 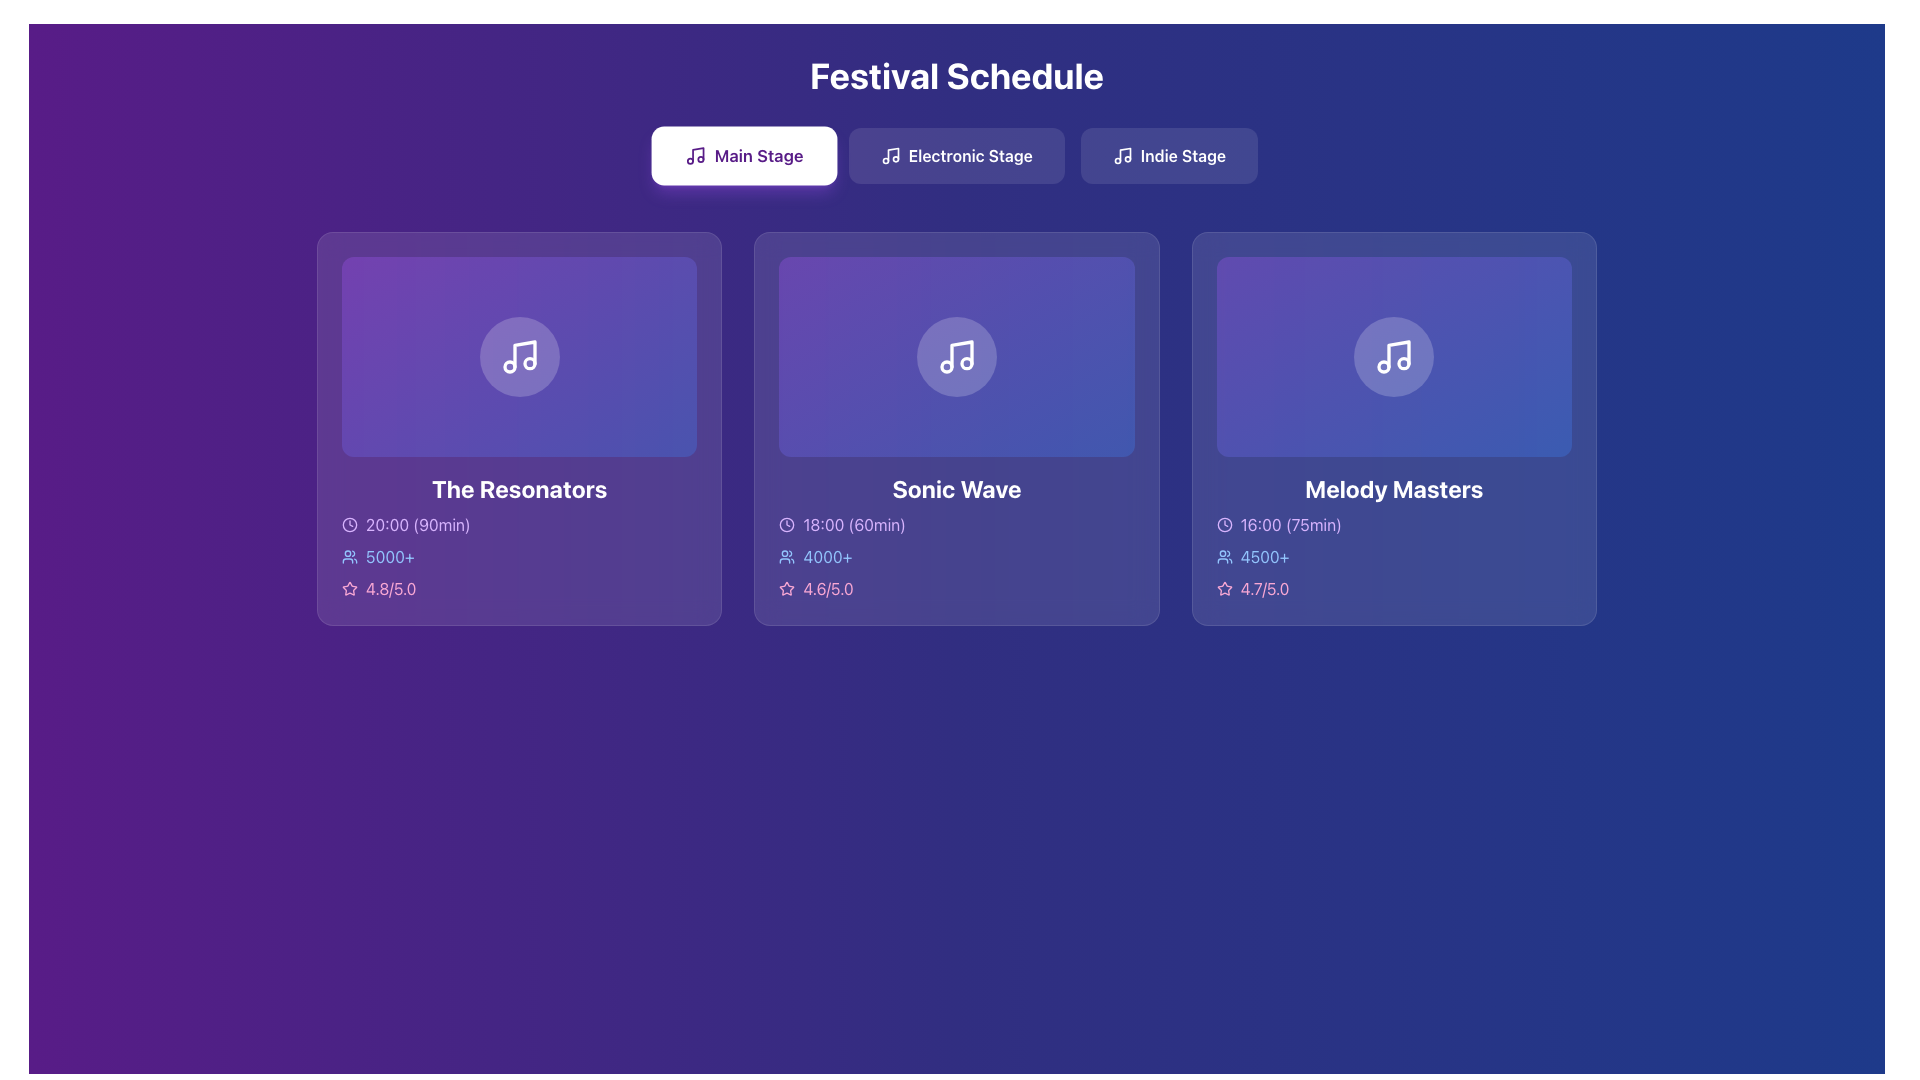 I want to click on the 'Melody Masters' event icon located centrally within its content box under the 'Main Stage' tab, so click(x=1393, y=355).